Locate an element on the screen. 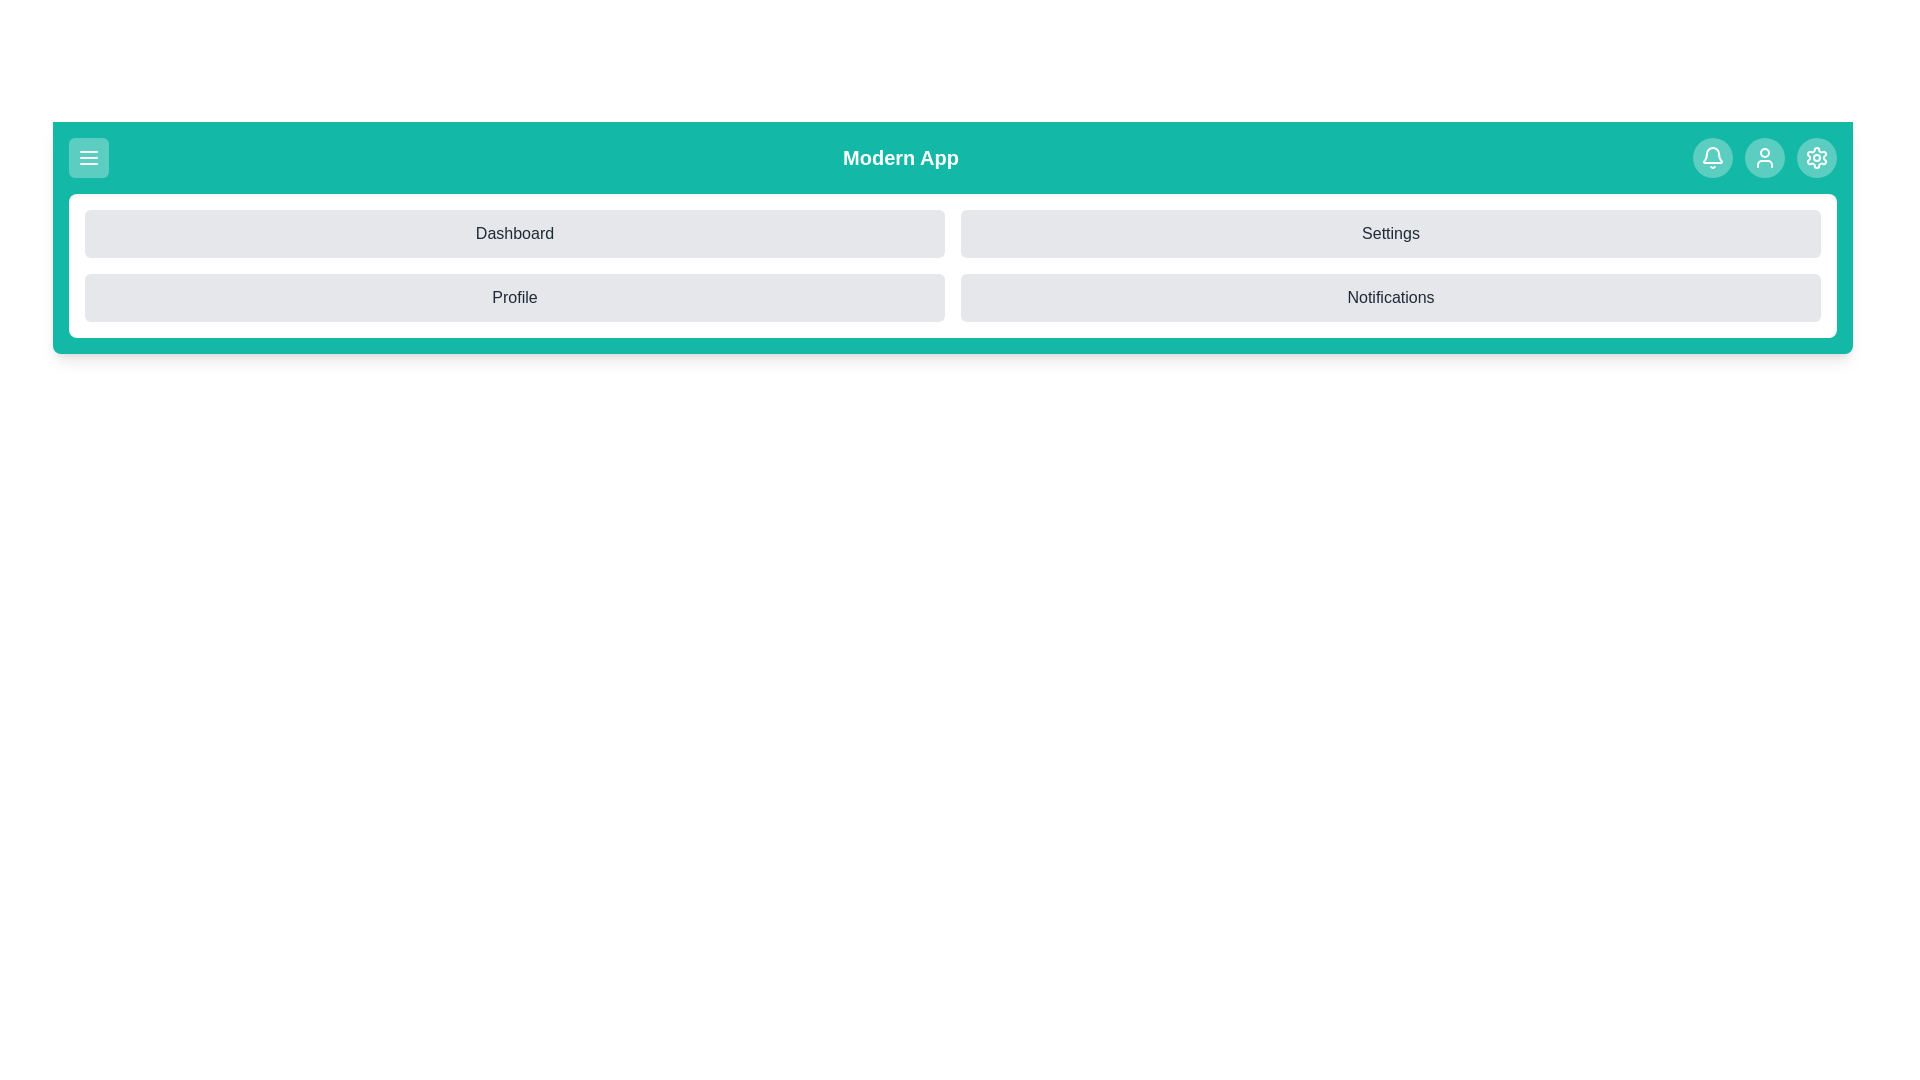  the 'Settings' button to select it is located at coordinates (1390, 233).